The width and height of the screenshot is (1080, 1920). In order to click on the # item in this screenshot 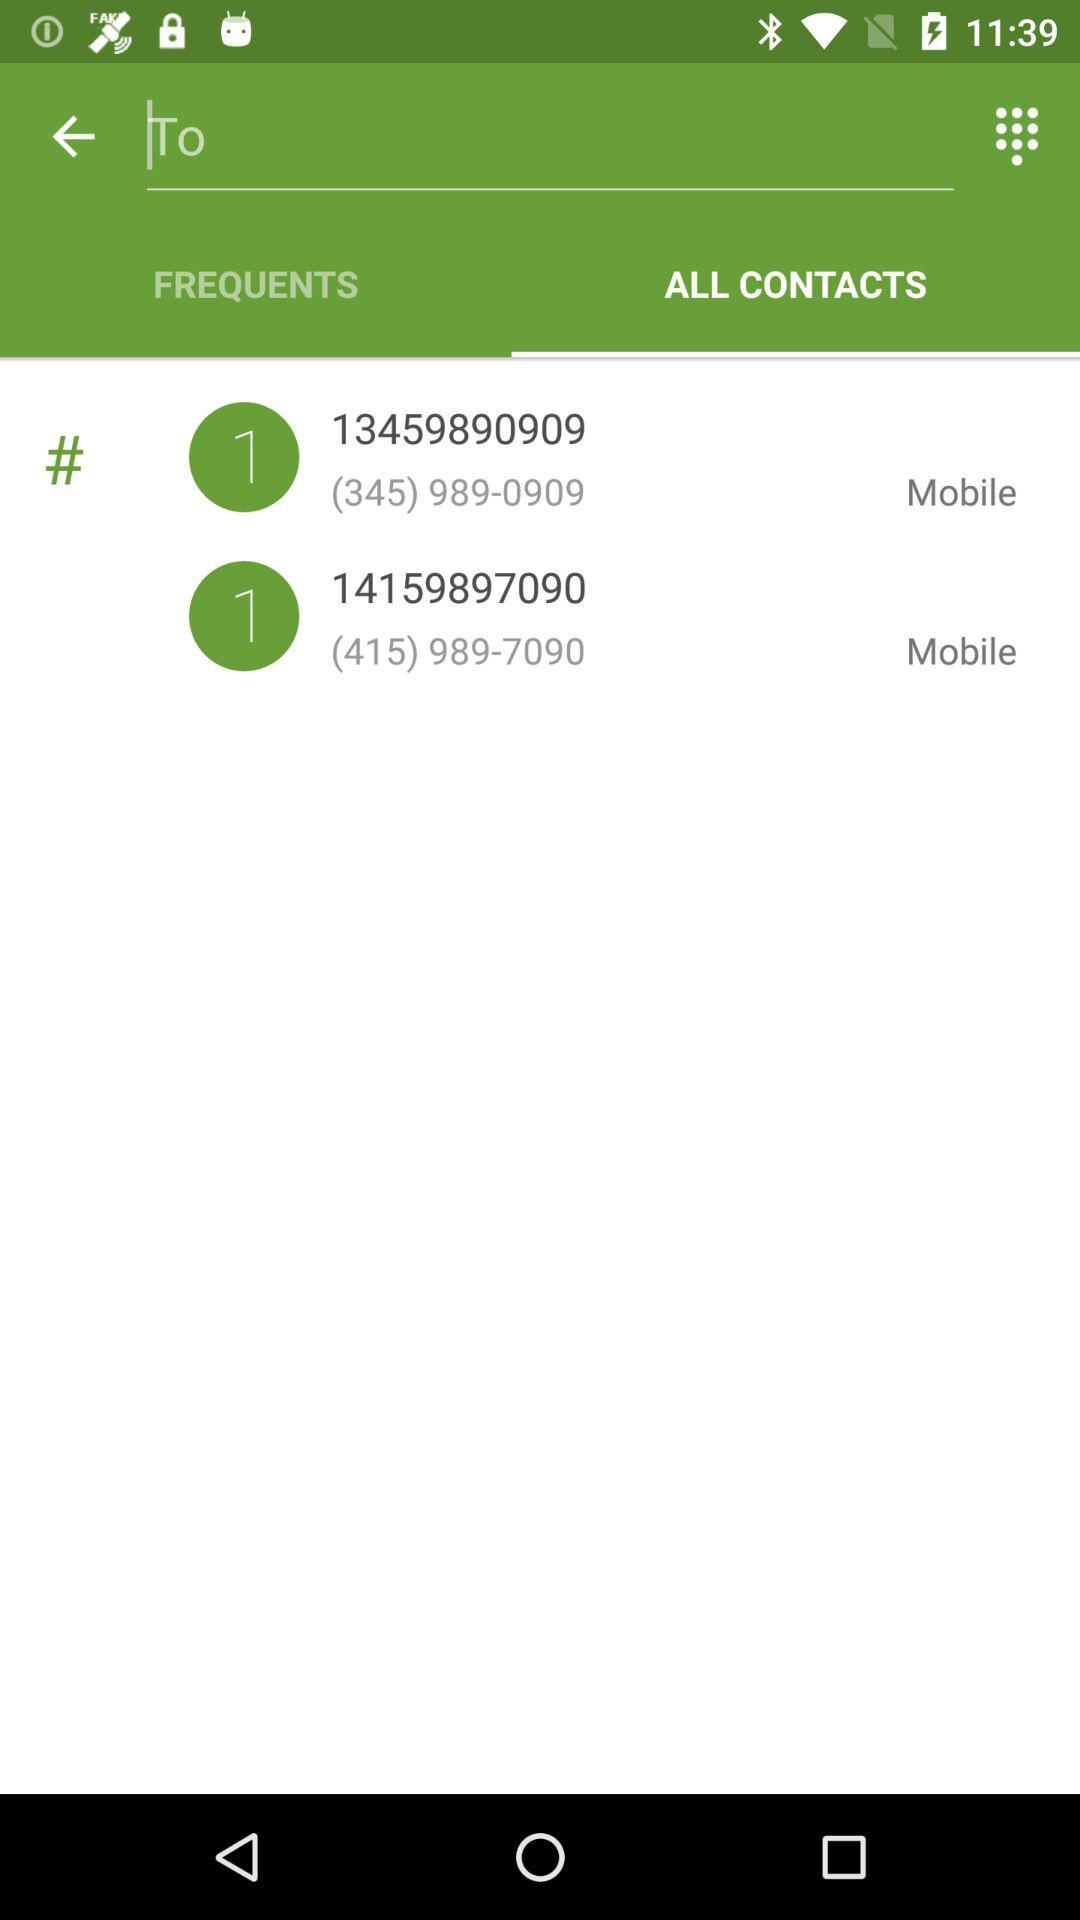, I will do `click(115, 456)`.